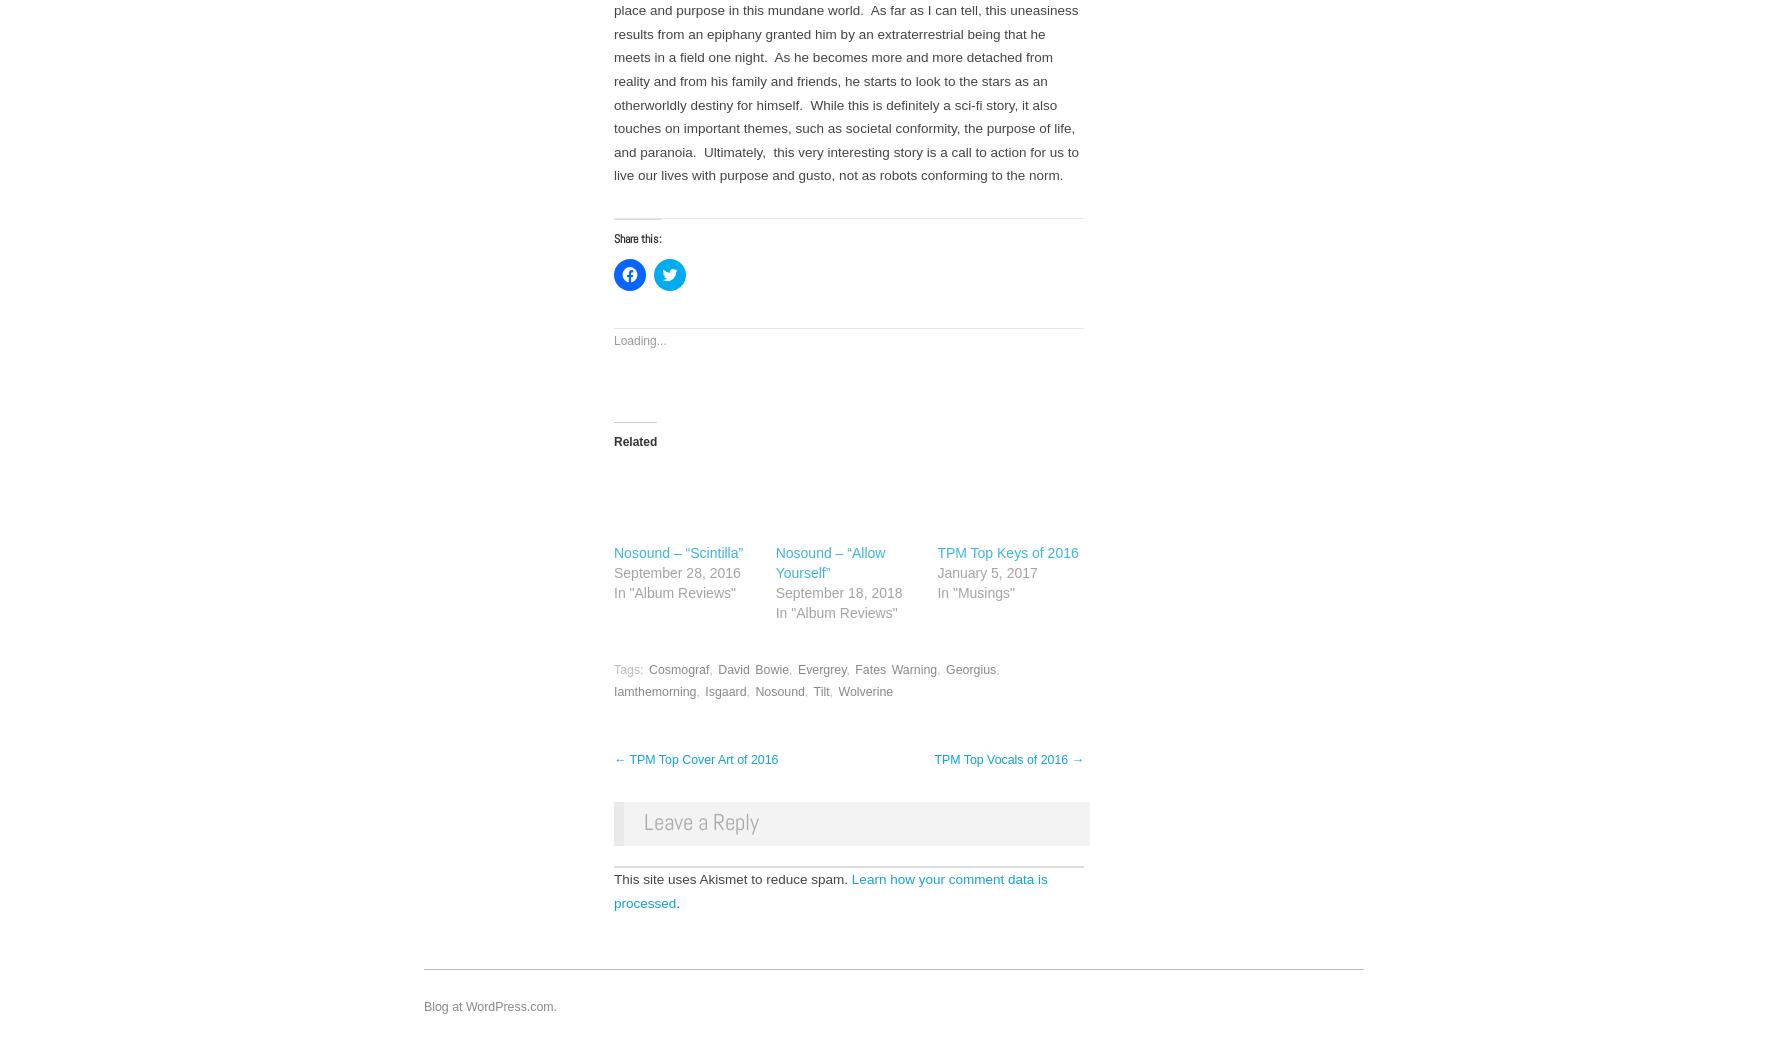 This screenshot has height=1048, width=1788. I want to click on 'Nosound', so click(754, 691).